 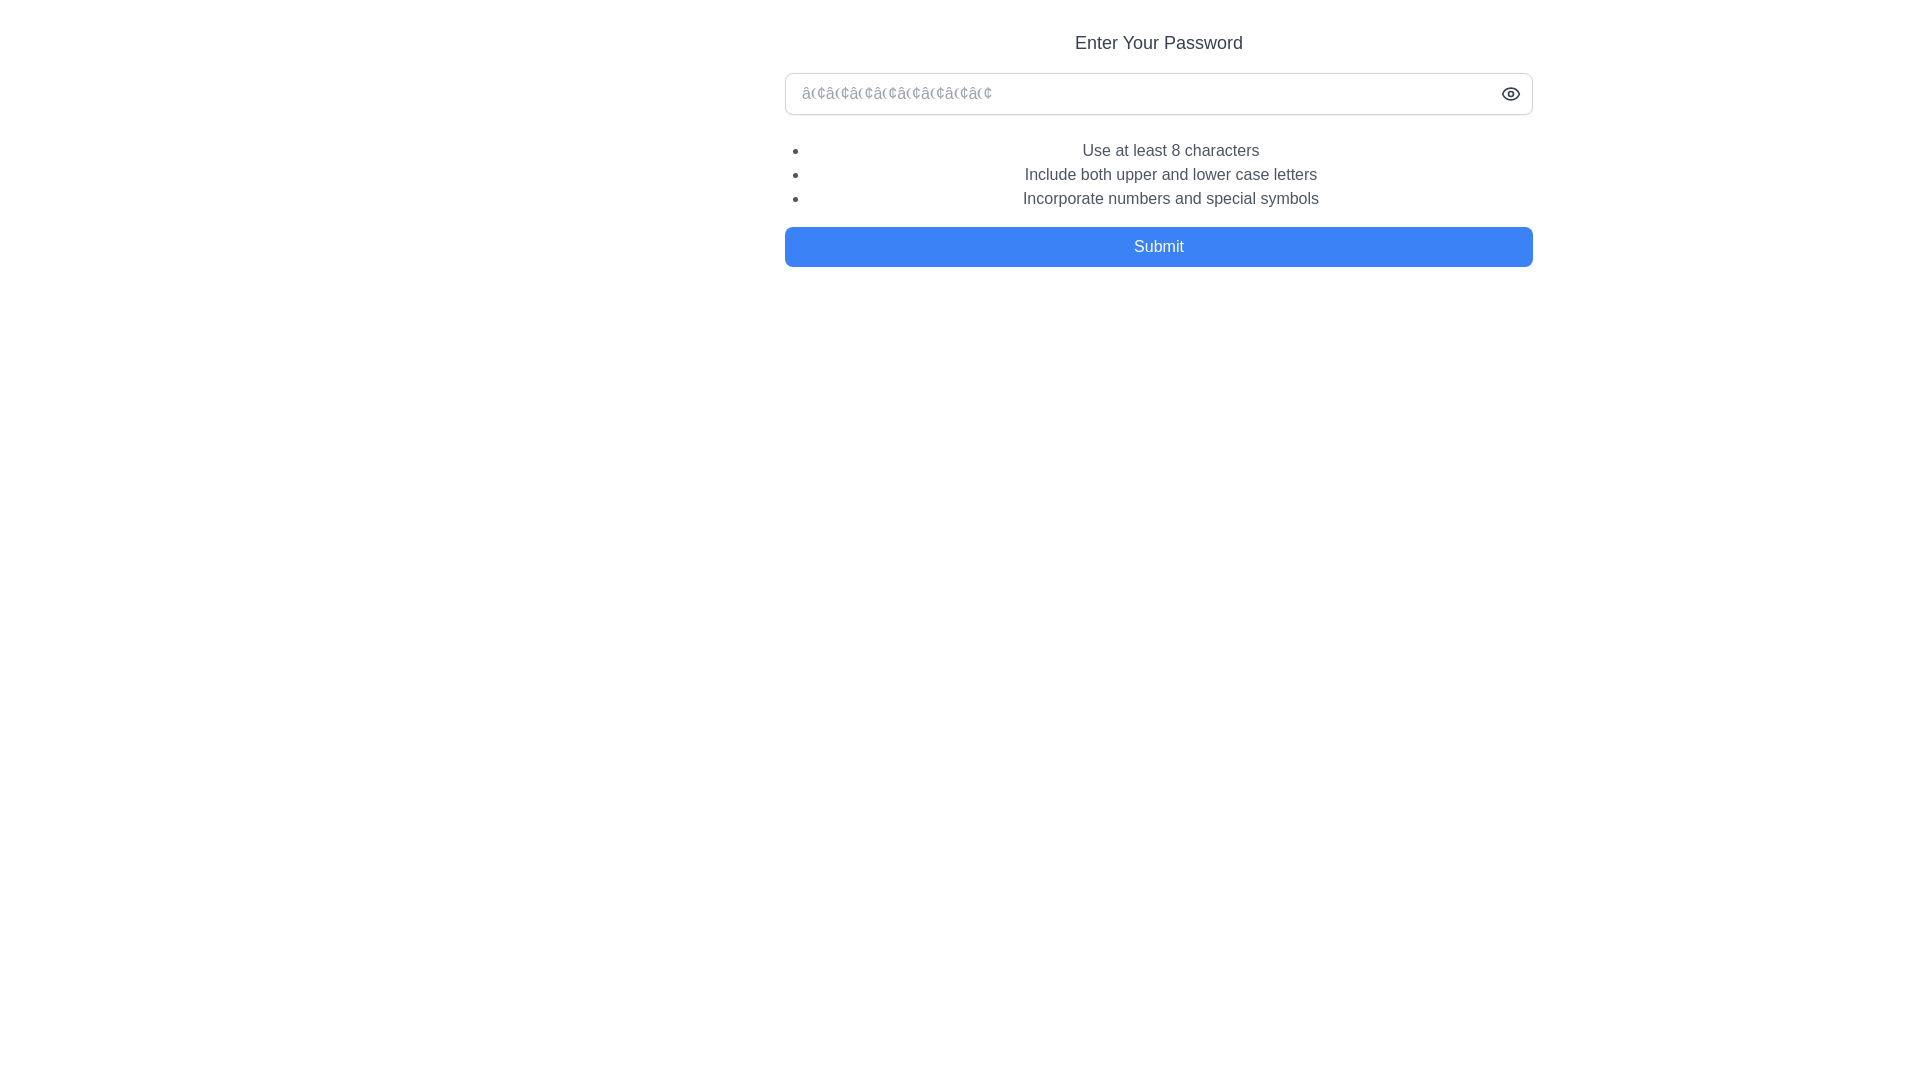 What do you see at coordinates (1171, 149) in the screenshot?
I see `the first static instructional message explaining password requirements, which is located directly beneath the password input field` at bounding box center [1171, 149].